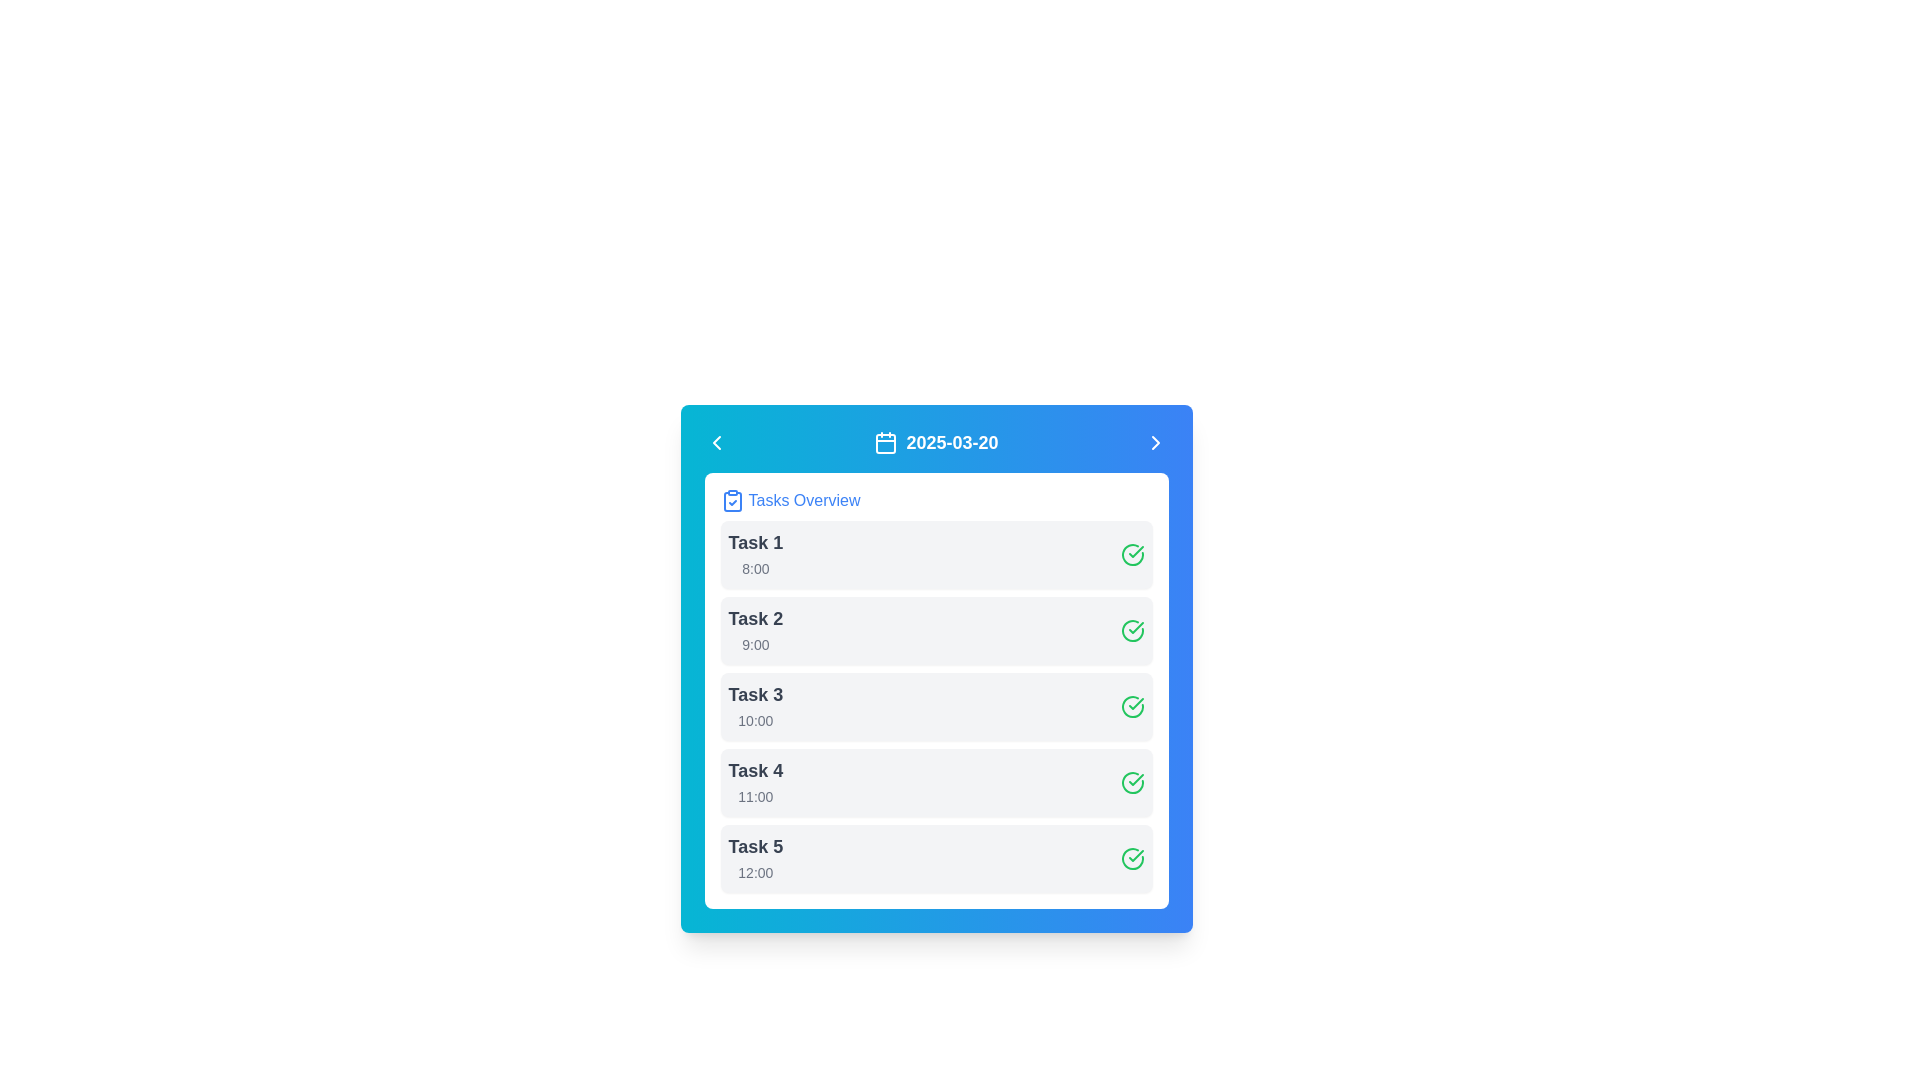 The image size is (1920, 1080). I want to click on the navigation button located on the far right side of the blue header bar, adjacent to the date '2025-03-20', so click(1156, 442).